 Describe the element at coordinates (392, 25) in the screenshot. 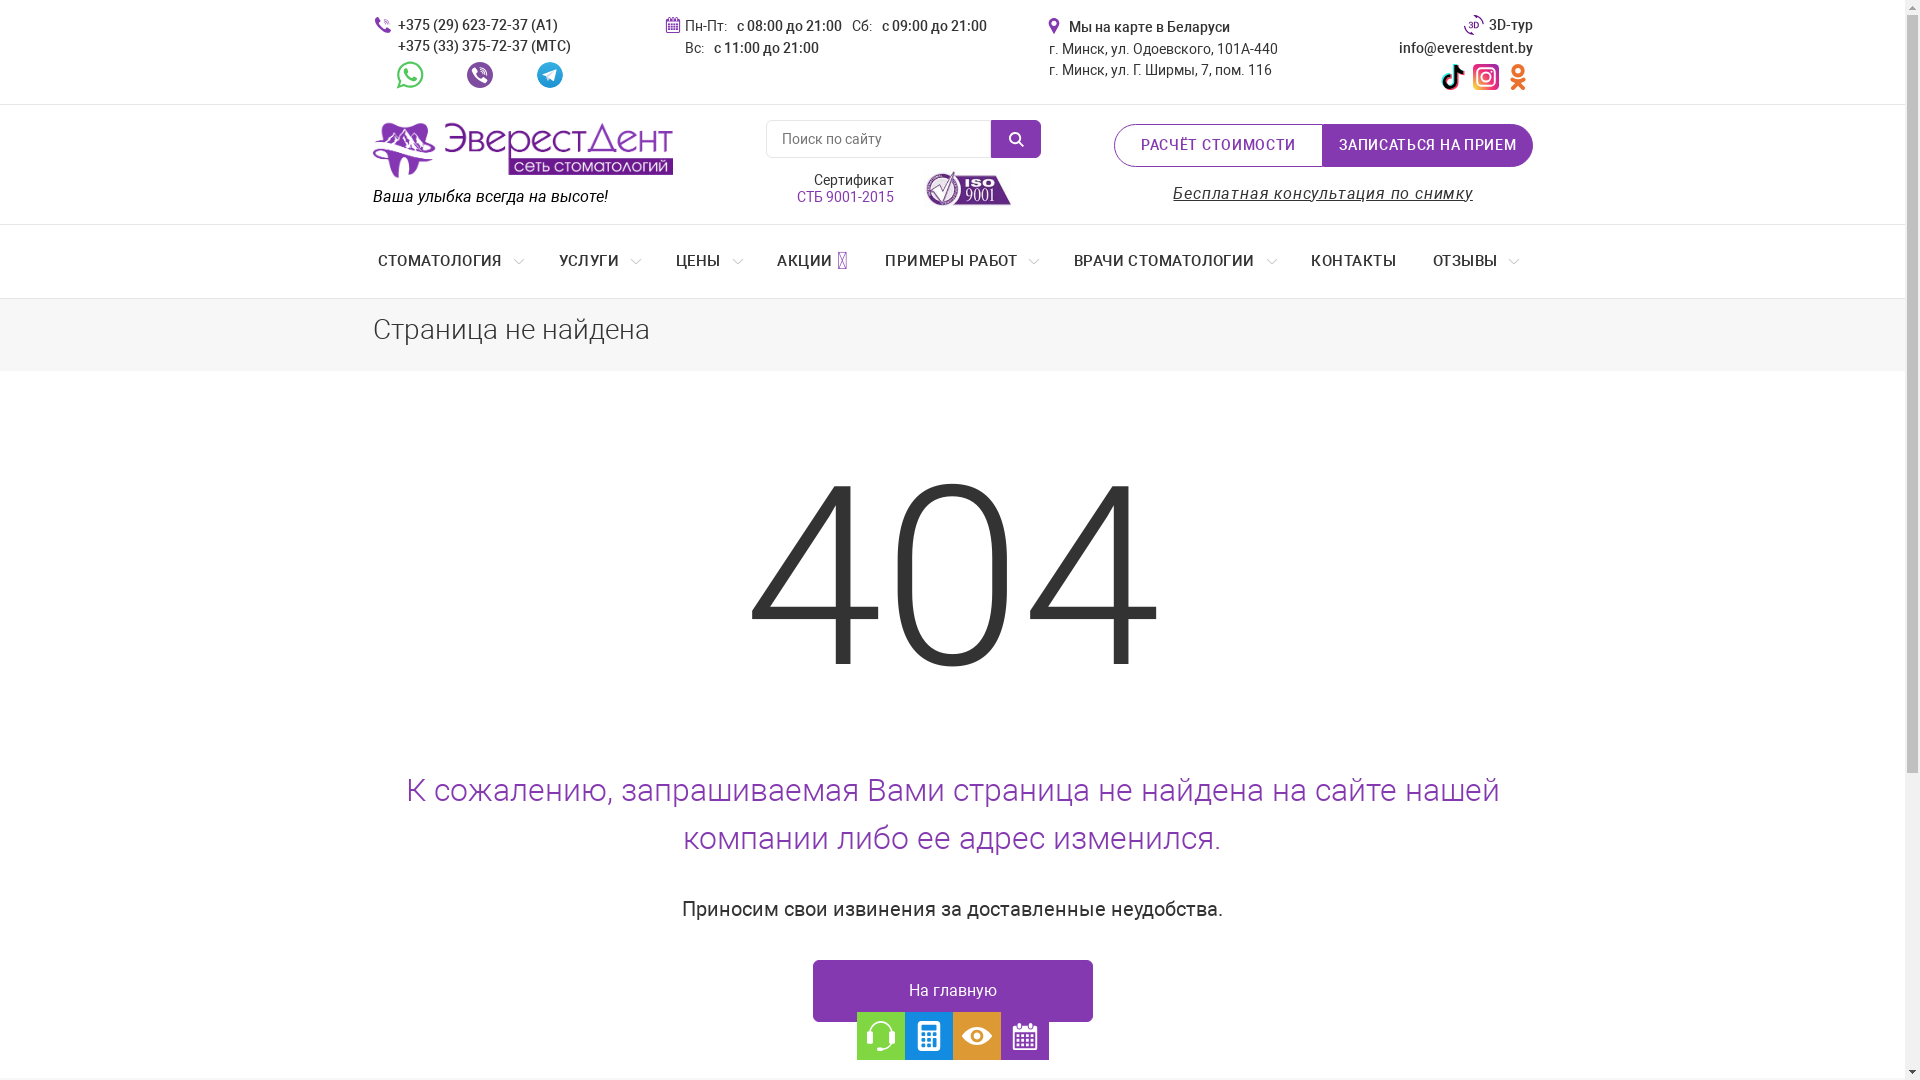

I see `'+375 (29) 623-72-37 (A1)'` at that location.